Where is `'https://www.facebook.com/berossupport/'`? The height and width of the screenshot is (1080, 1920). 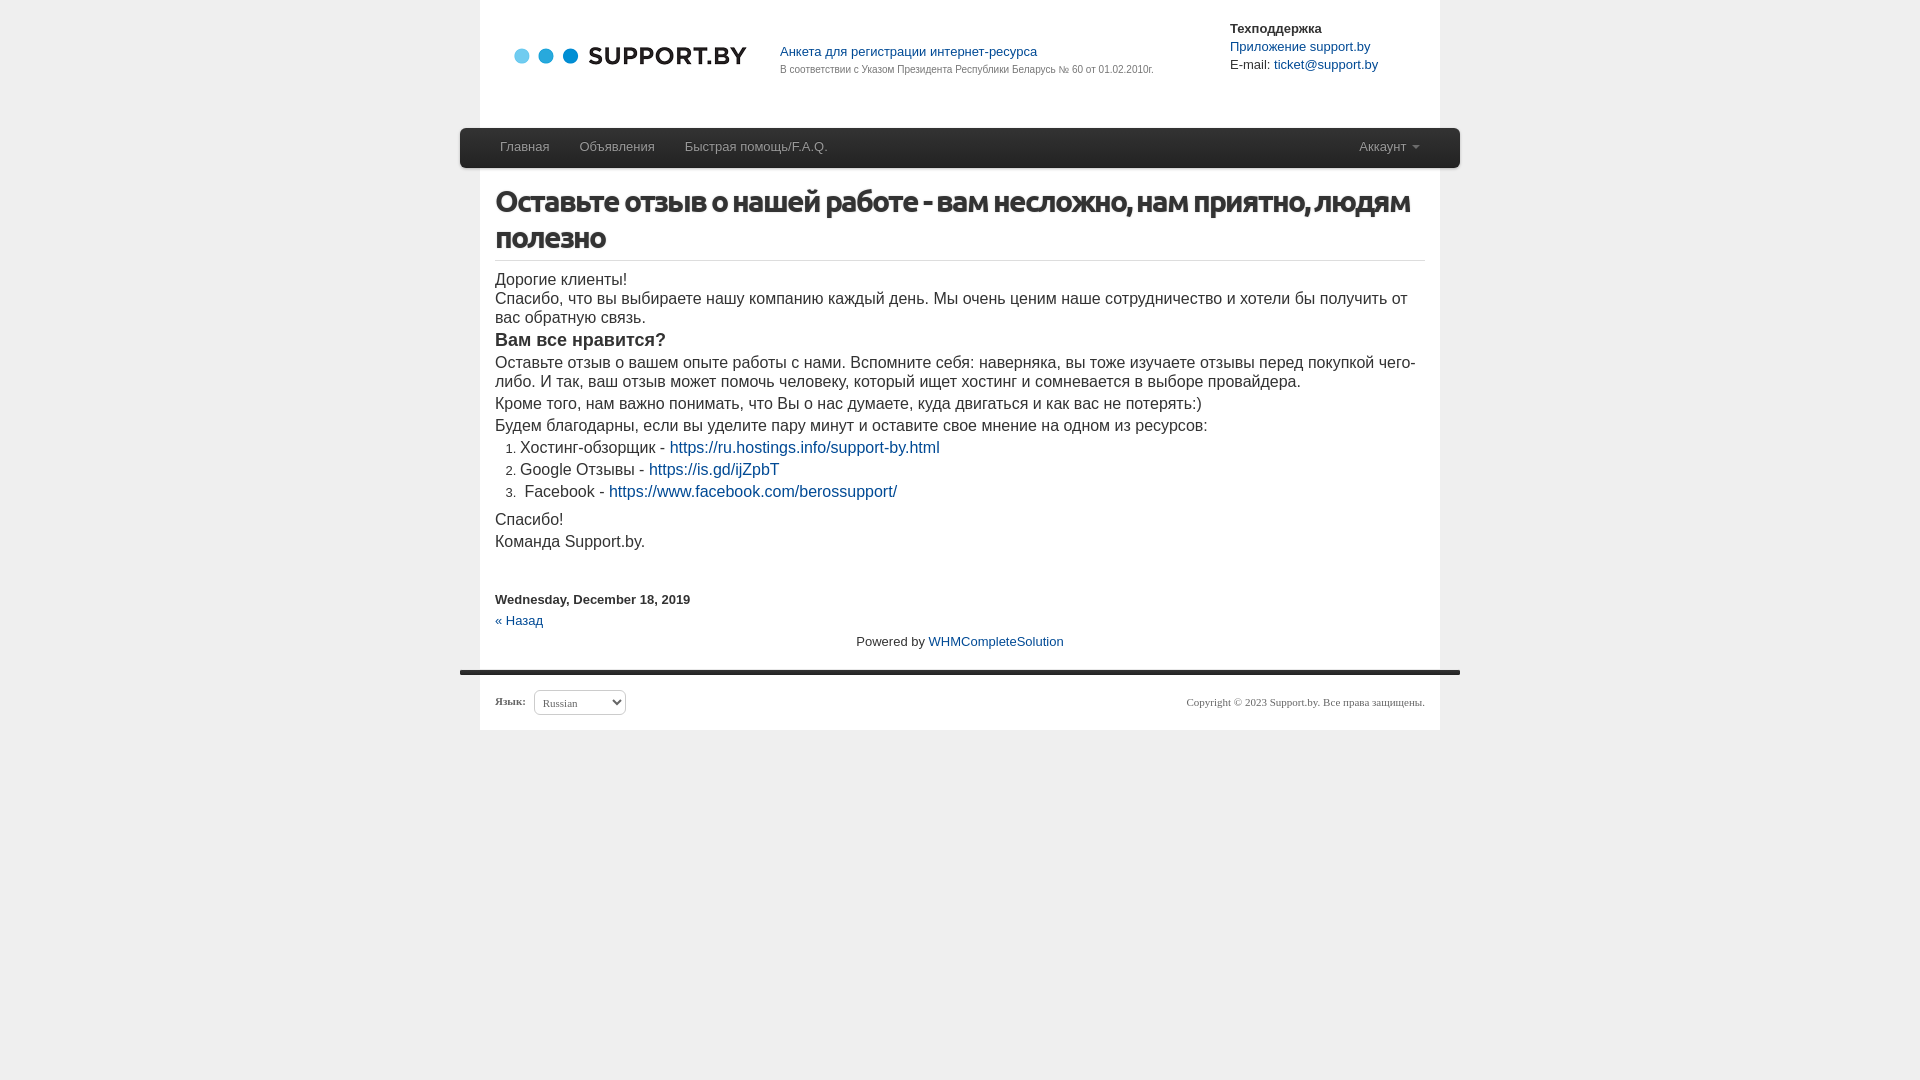
'https://www.facebook.com/berossupport/' is located at coordinates (752, 491).